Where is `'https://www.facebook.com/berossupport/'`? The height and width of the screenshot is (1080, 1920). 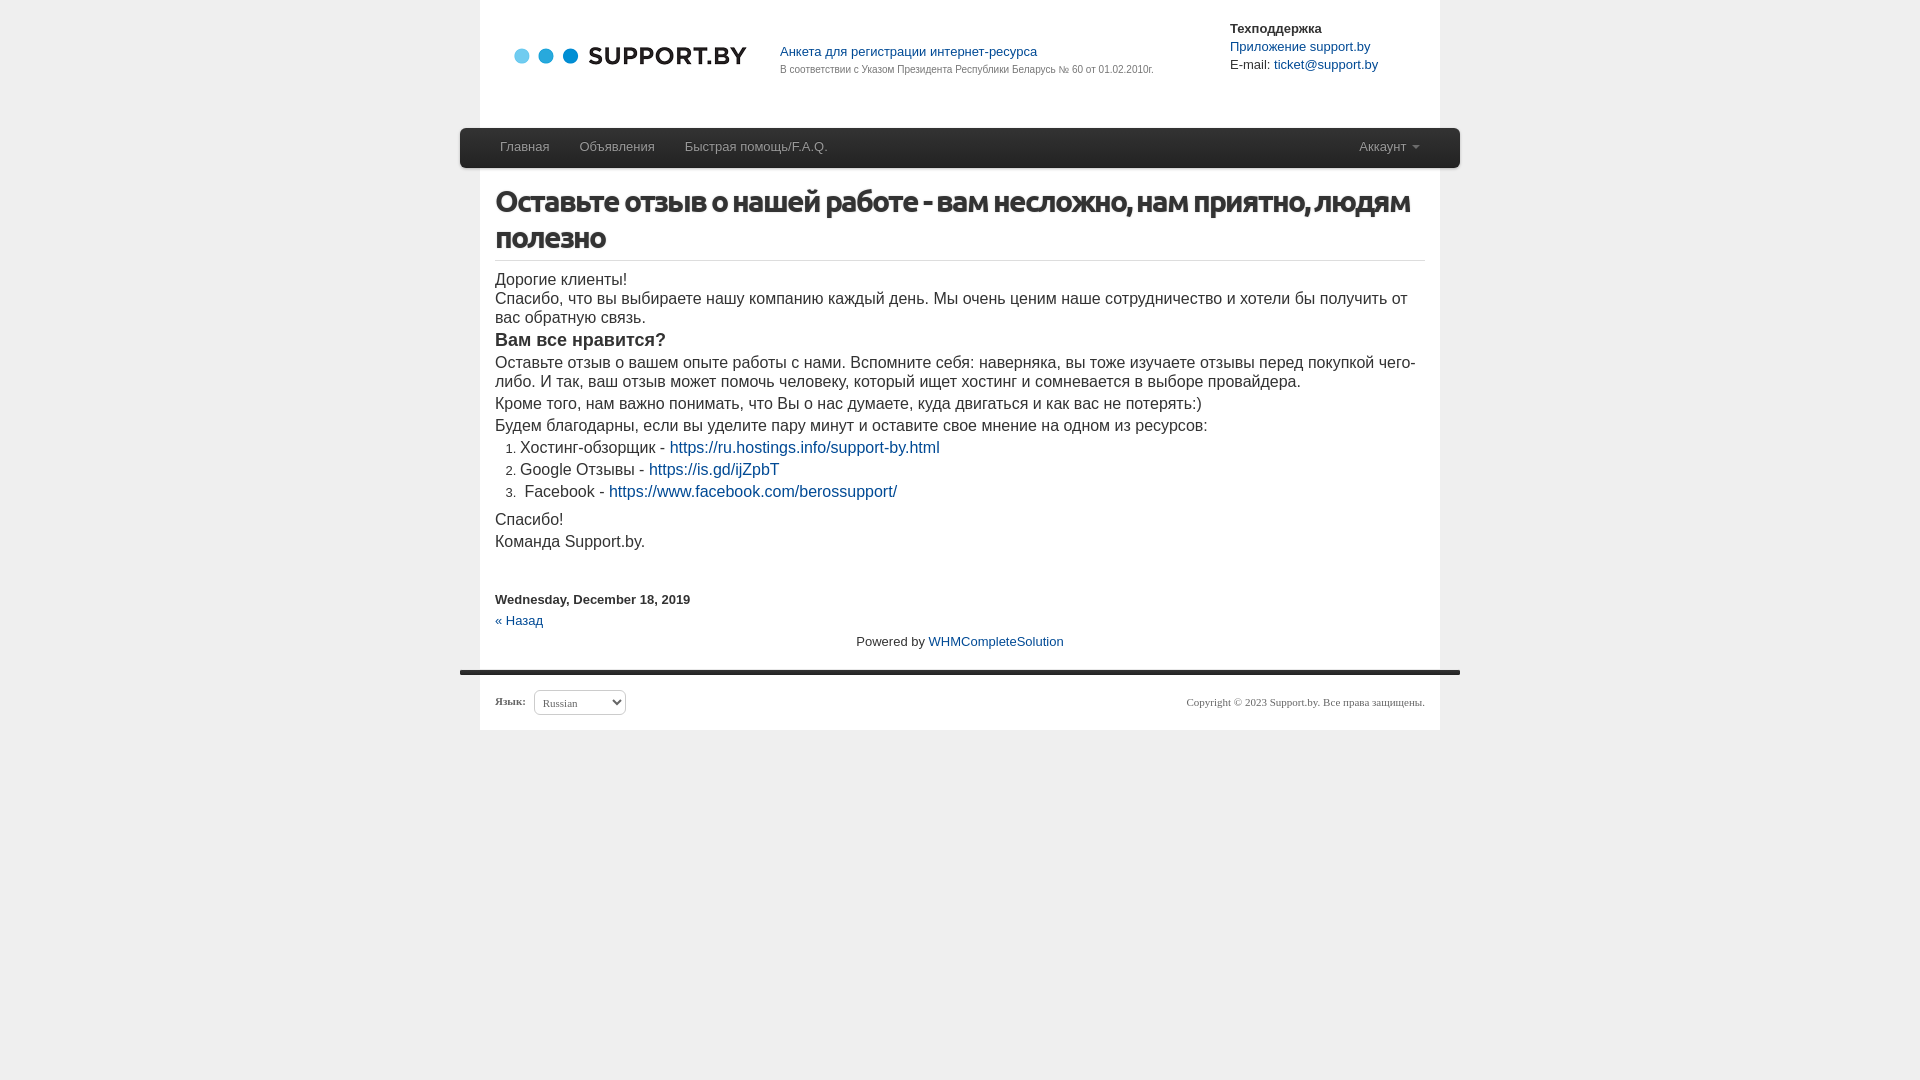
'https://www.facebook.com/berossupport/' is located at coordinates (752, 491).